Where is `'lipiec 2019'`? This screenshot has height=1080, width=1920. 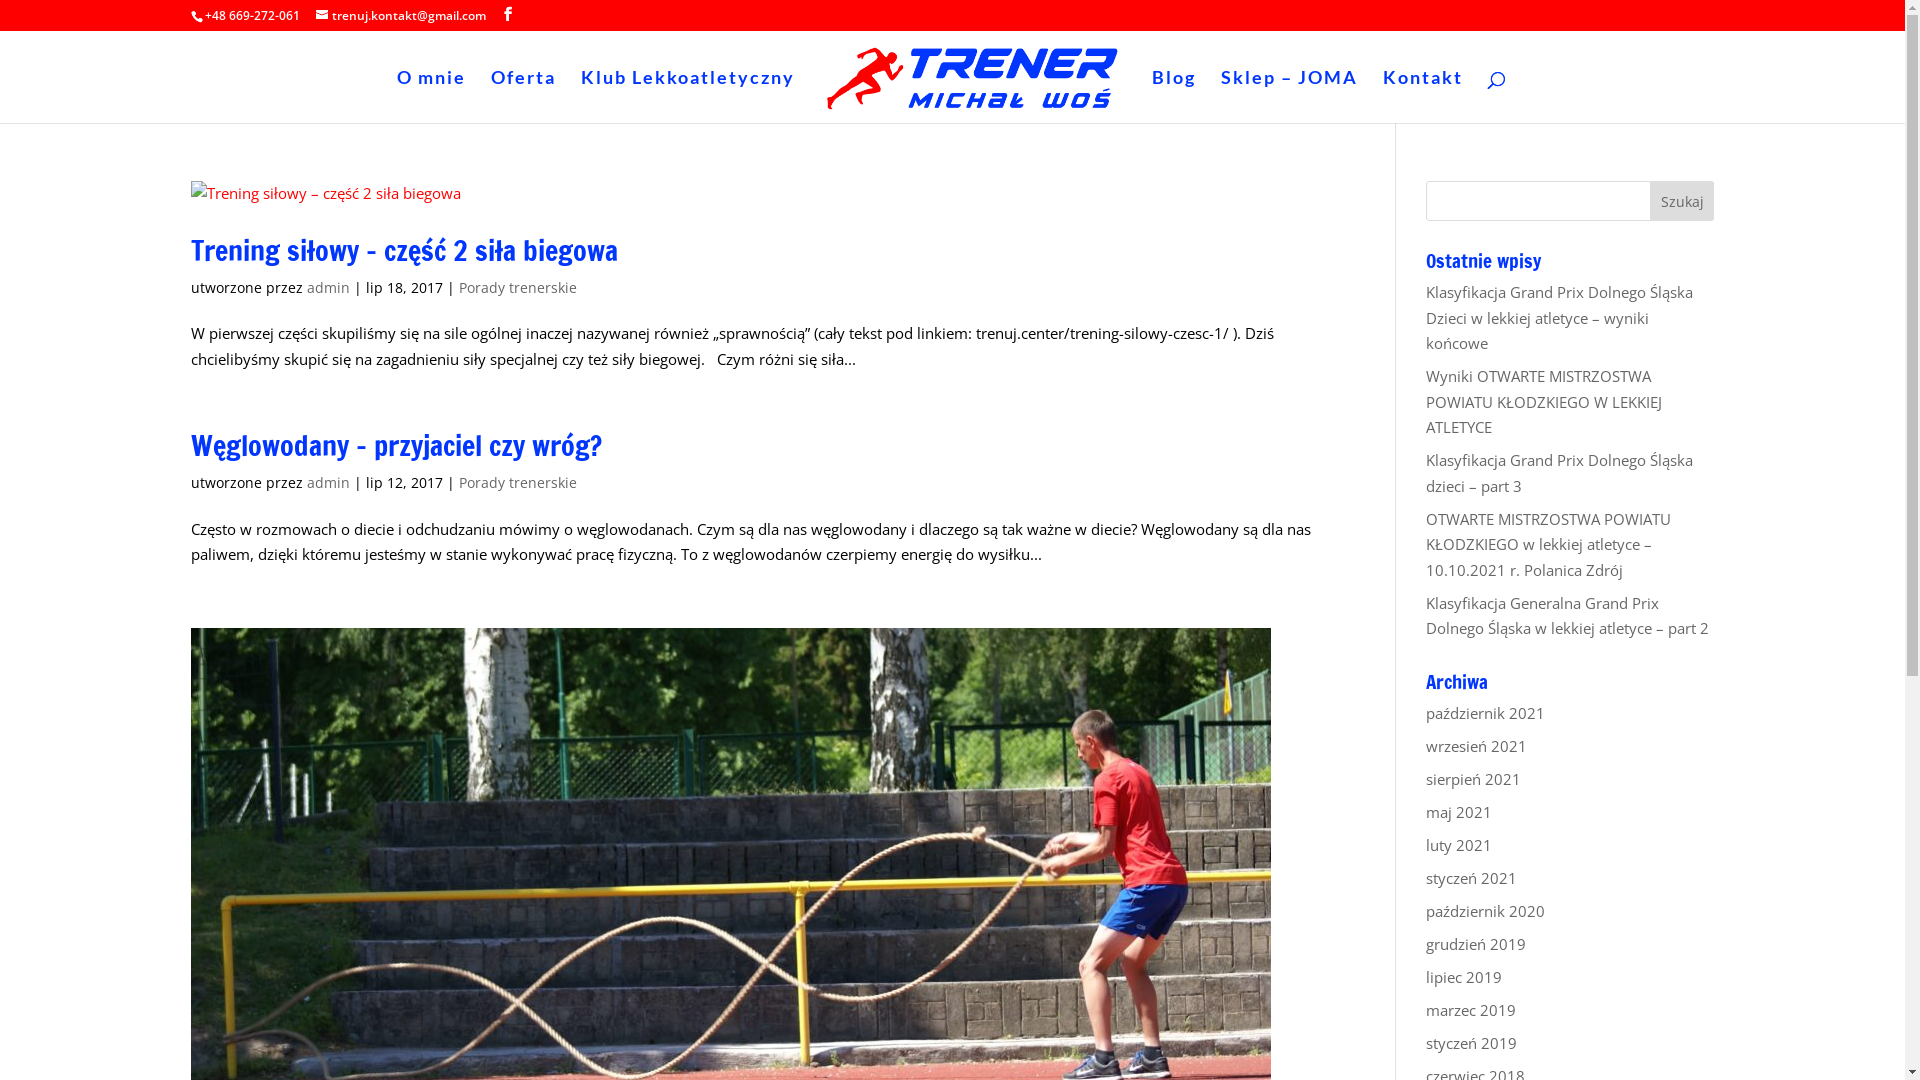
'lipiec 2019' is located at coordinates (1464, 974).